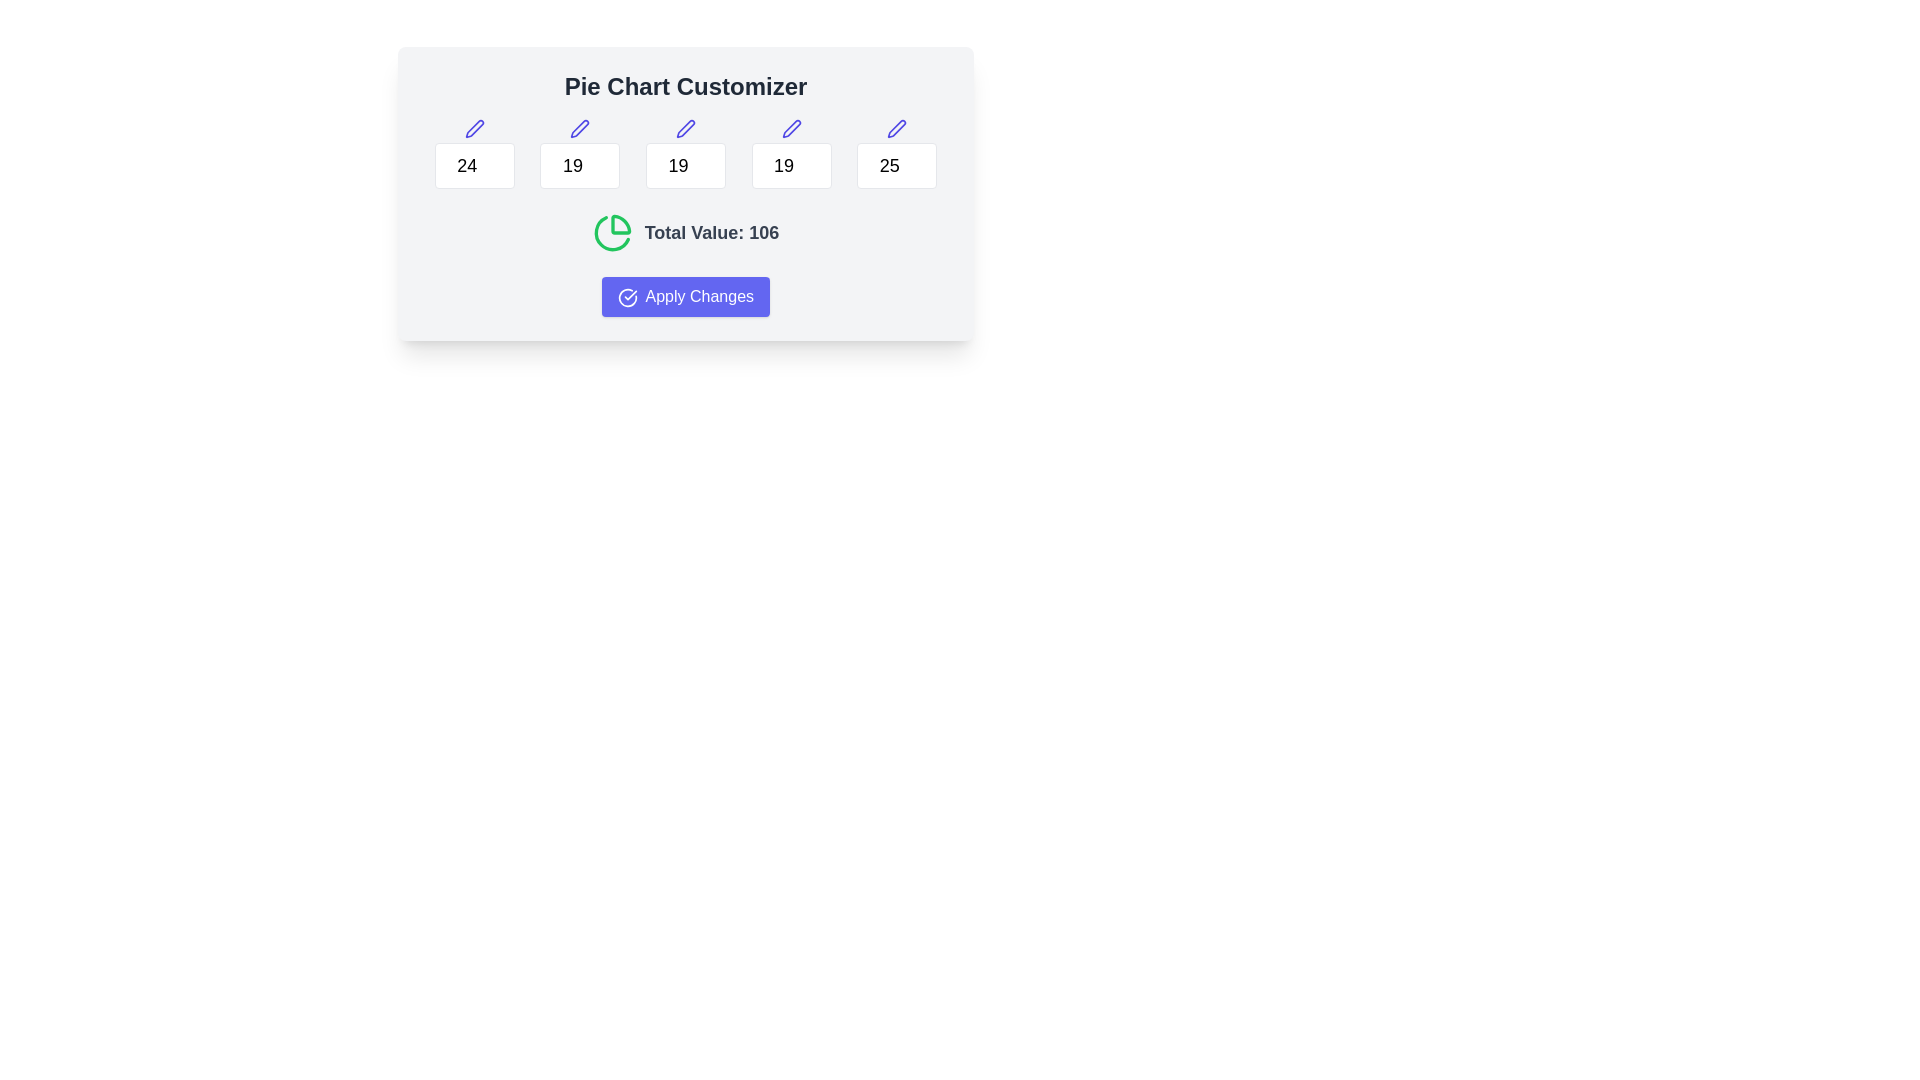 The height and width of the screenshot is (1080, 1920). I want to click on the first segment of the pie chart that visually represents a data portion under the 'Total Value: 106' label, so click(619, 224).